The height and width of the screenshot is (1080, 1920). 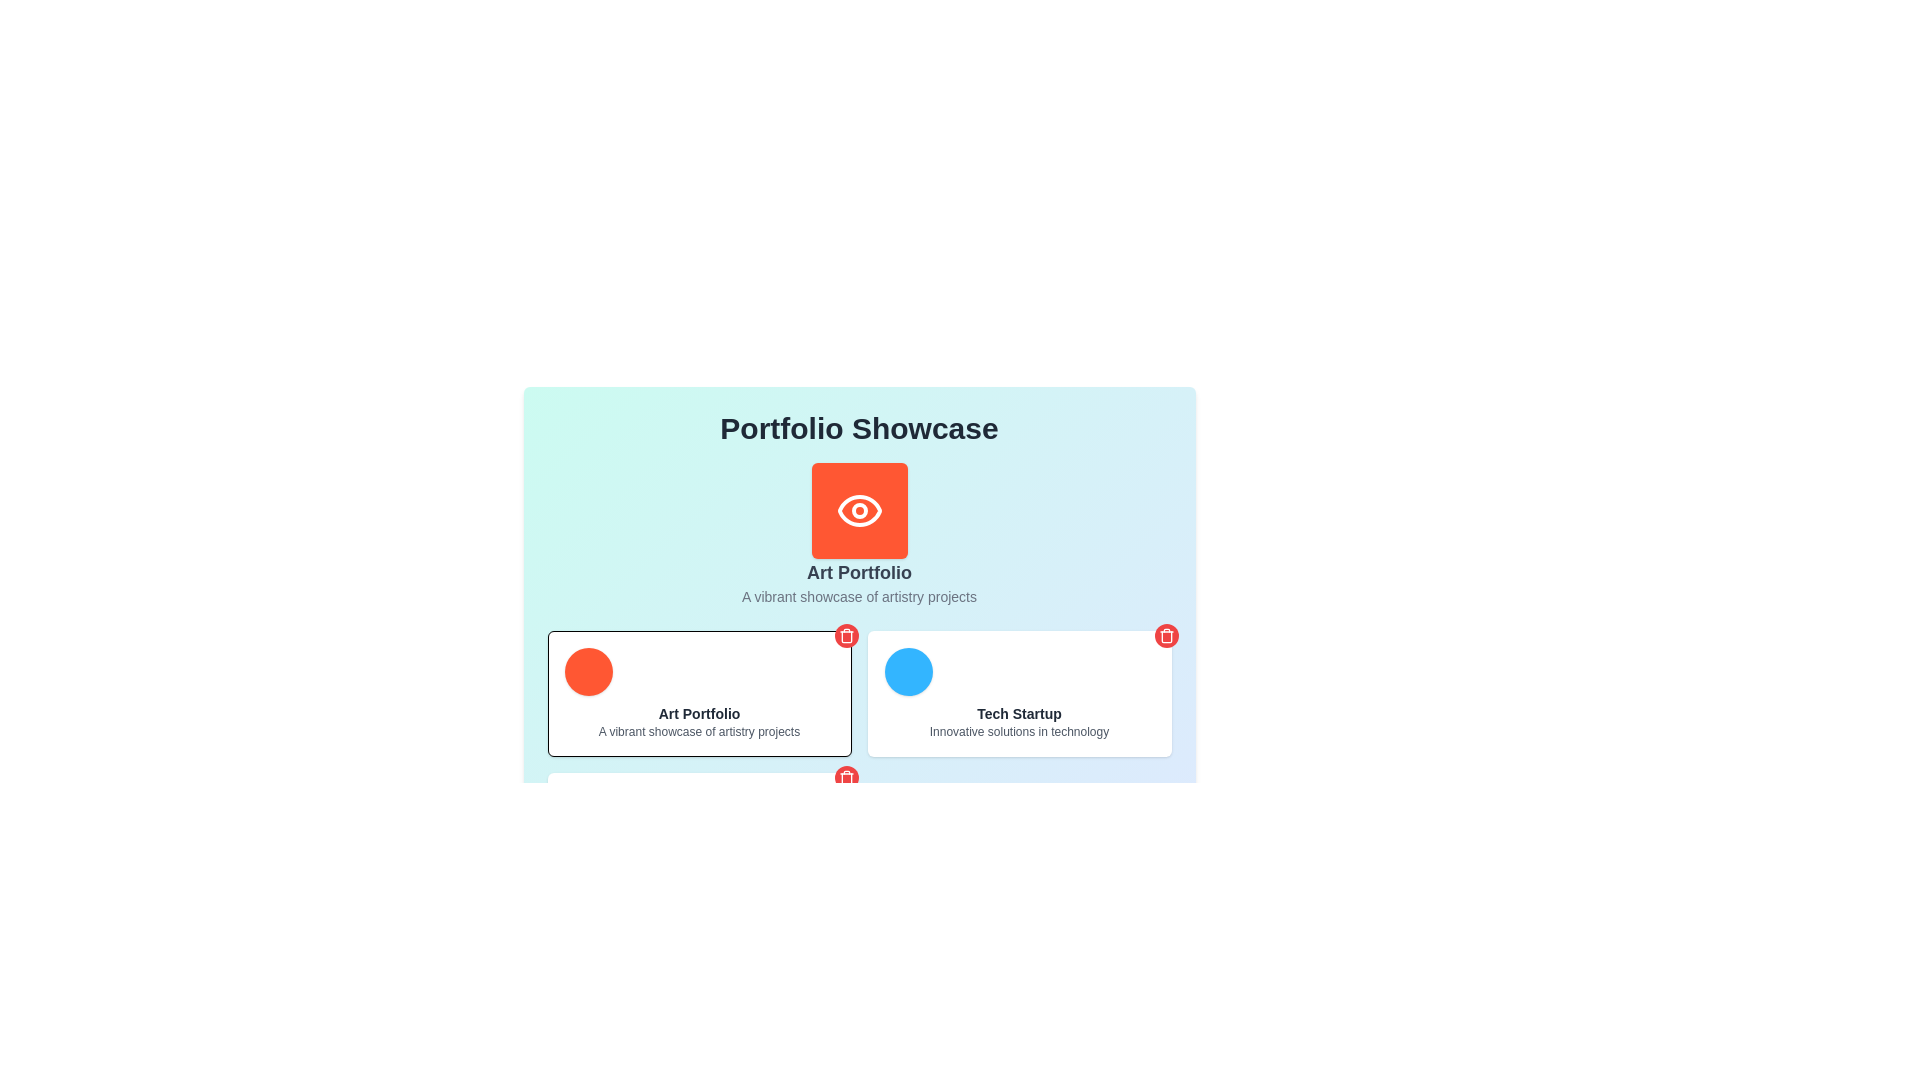 I want to click on the trash bin icon in the top-right corner of the 'Art Portfolio' card, so click(x=1166, y=636).